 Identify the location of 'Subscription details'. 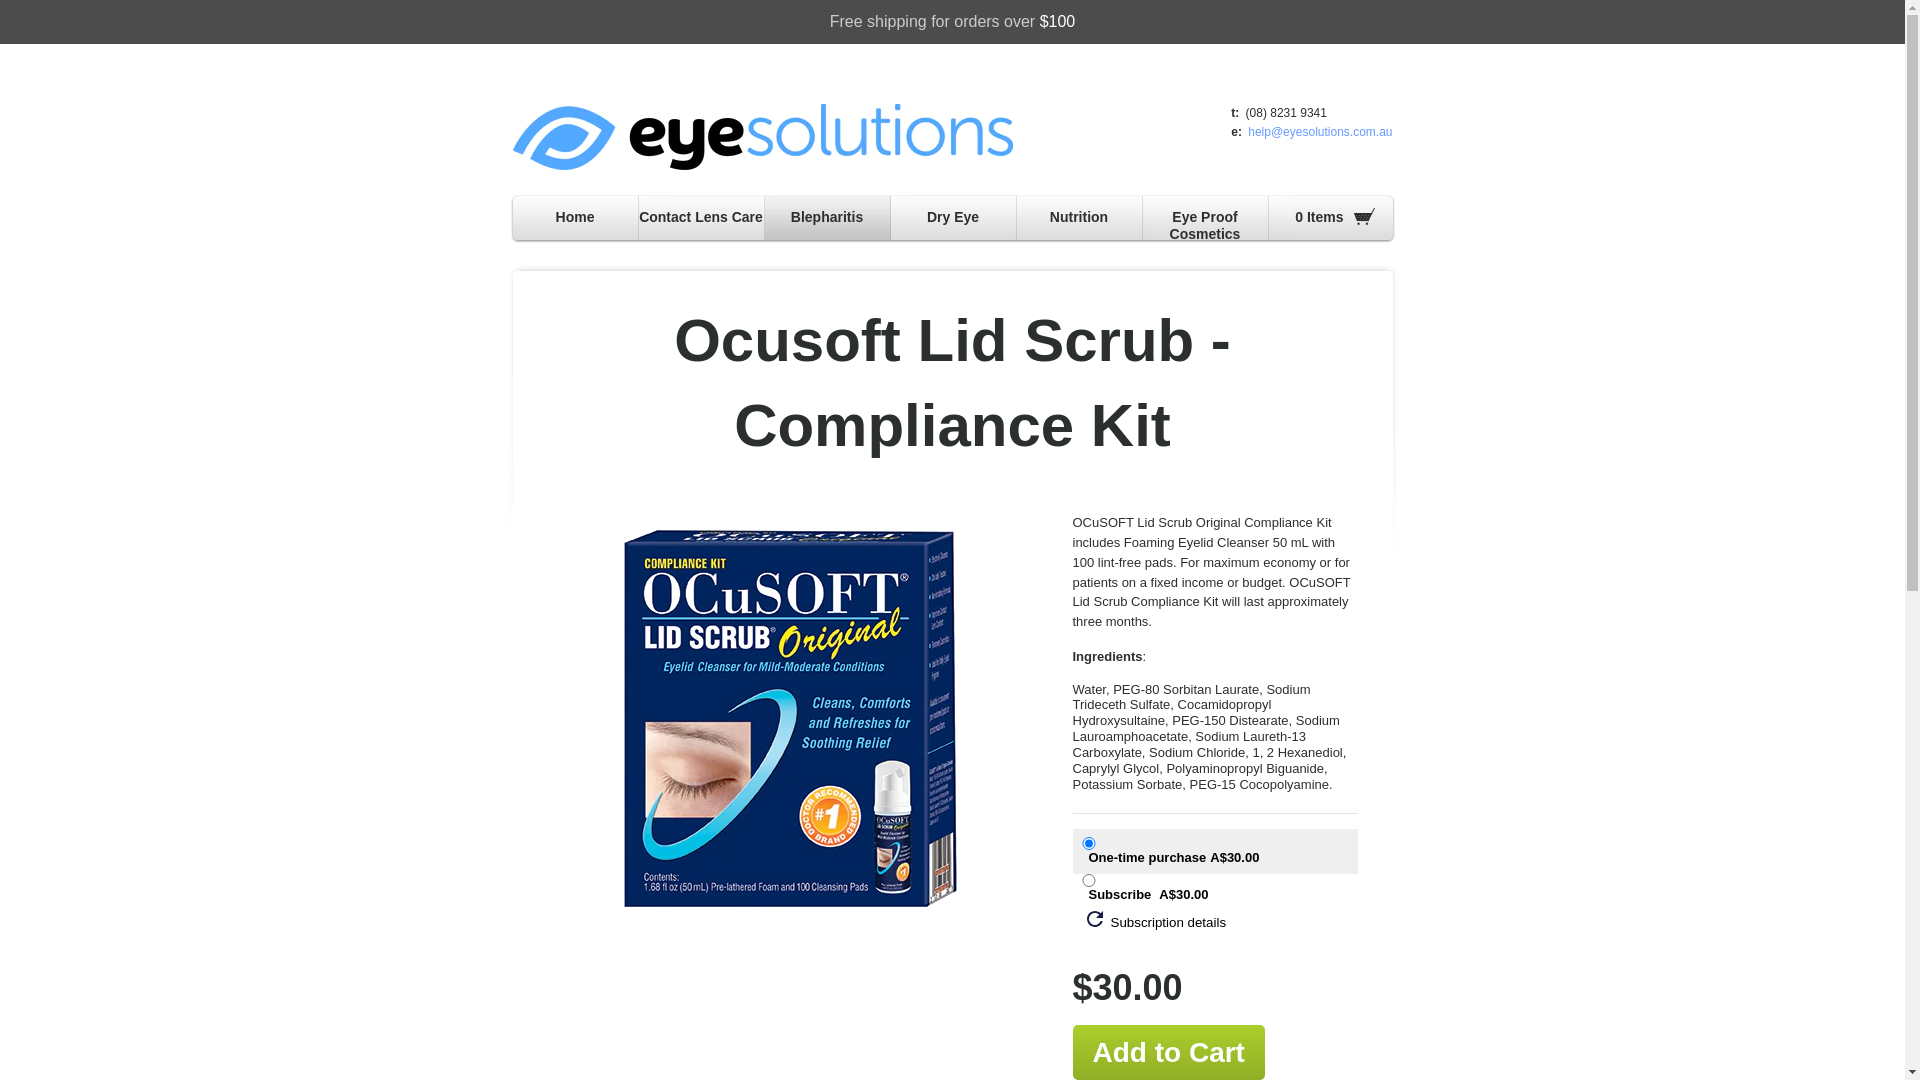
(1156, 921).